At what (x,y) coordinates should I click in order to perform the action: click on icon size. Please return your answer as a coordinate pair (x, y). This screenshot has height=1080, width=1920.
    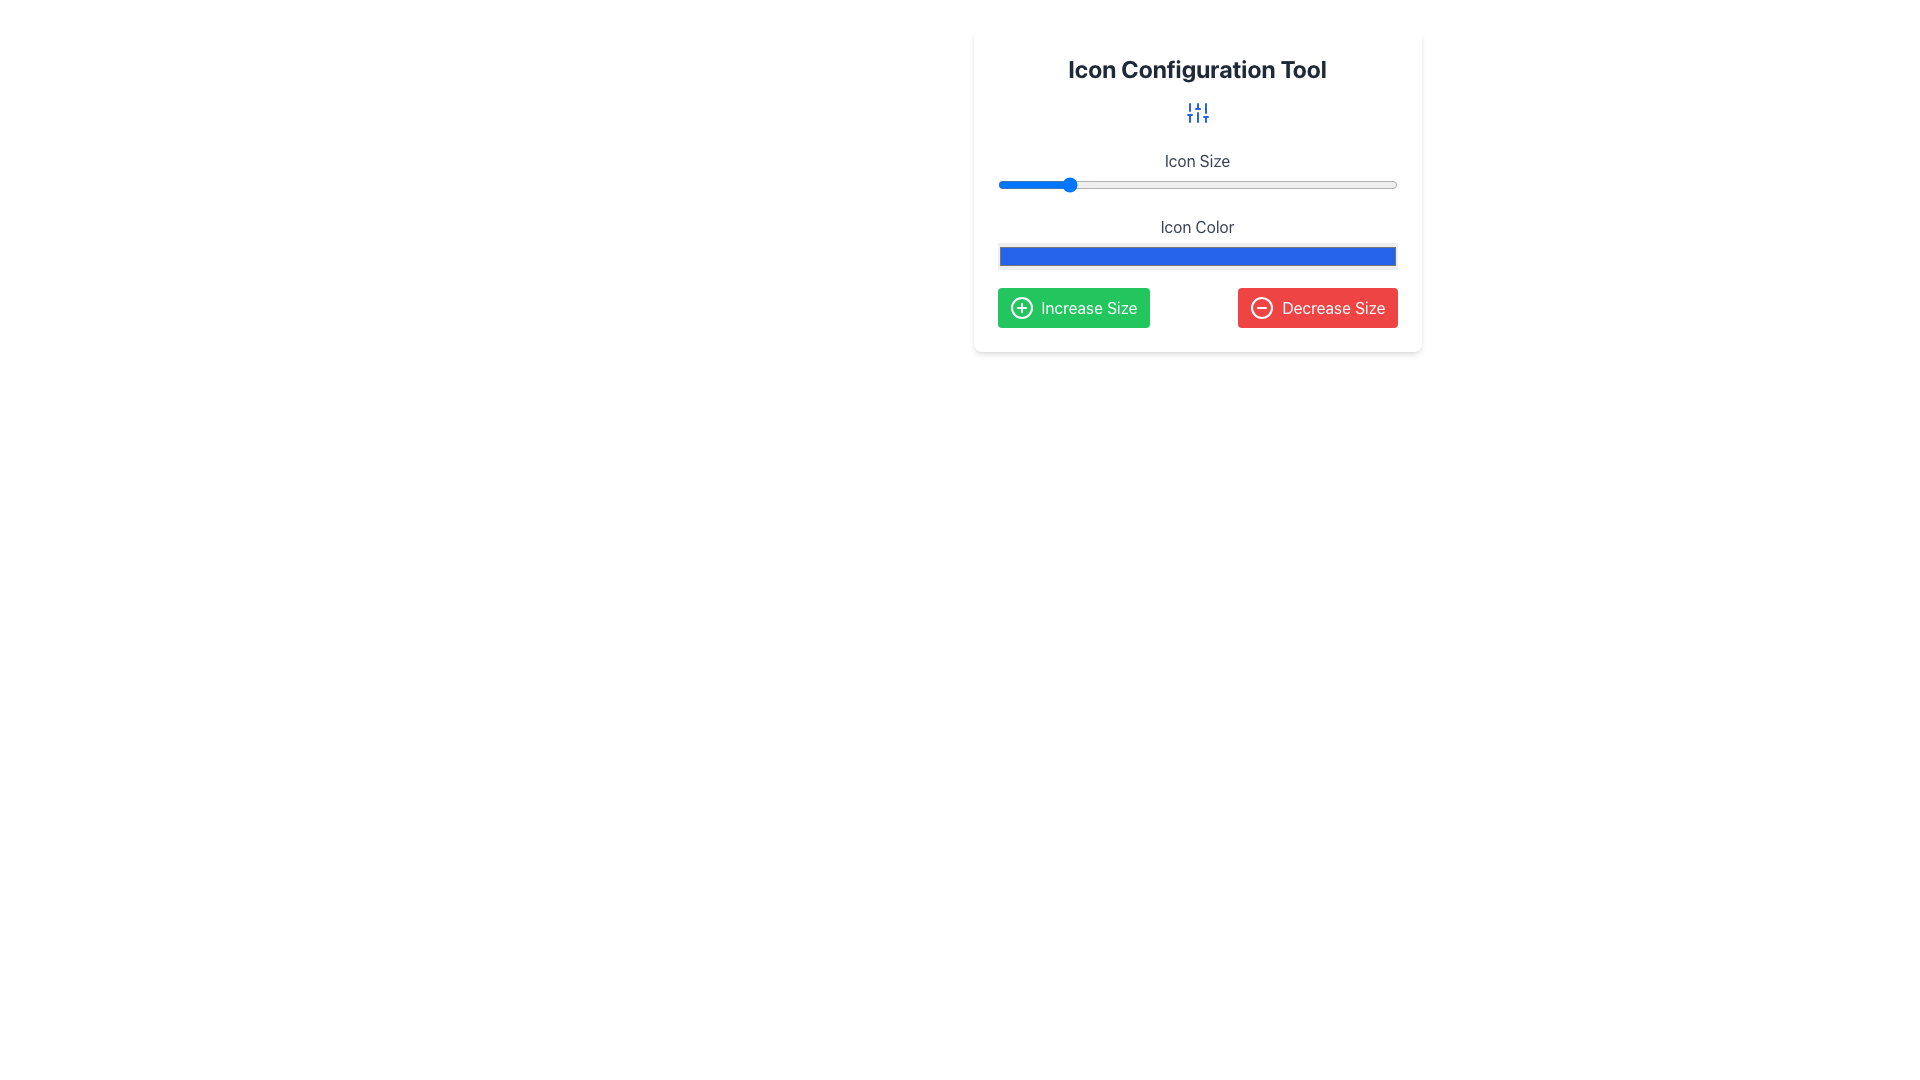
    Looking at the image, I should click on (1322, 185).